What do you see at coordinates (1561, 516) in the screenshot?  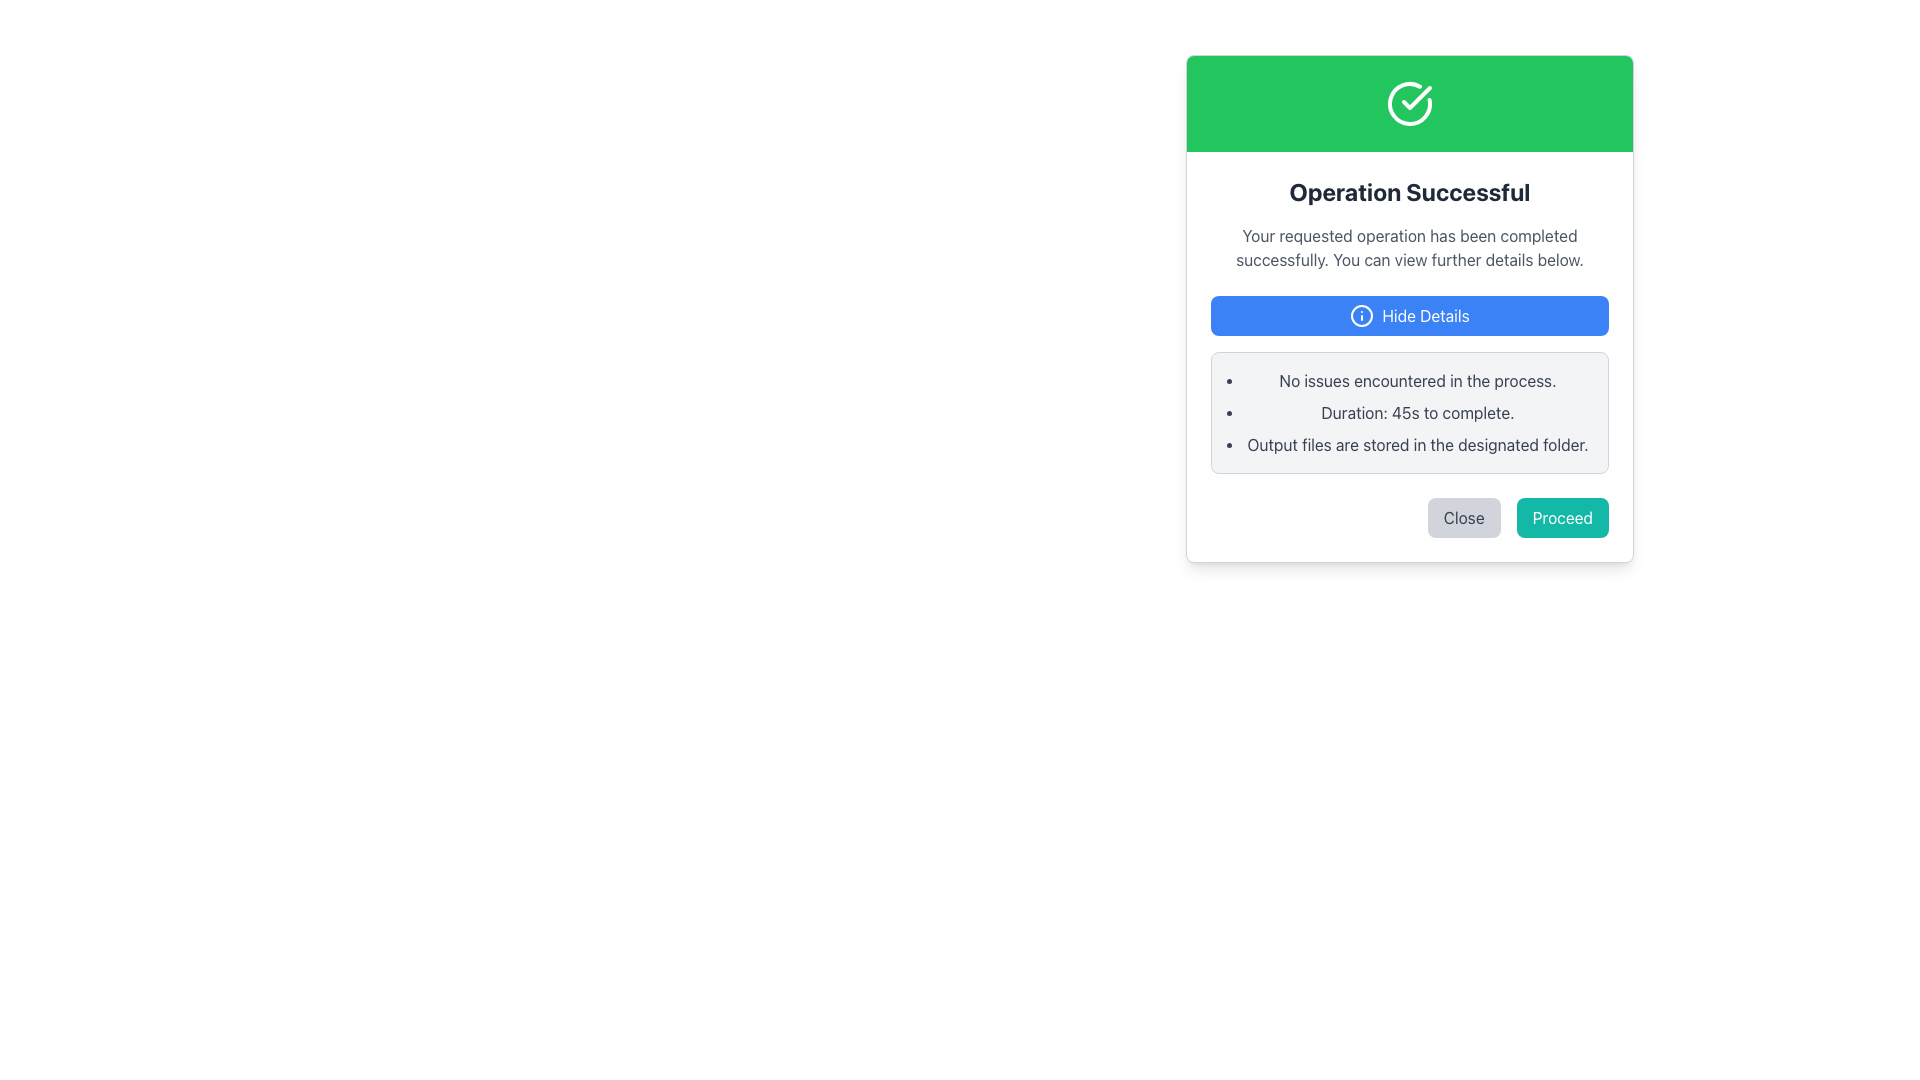 I see `the 'Proceed' button with a vibrant teal background and white text located at the bottom-right corner of the dialog box to invoke its action` at bounding box center [1561, 516].